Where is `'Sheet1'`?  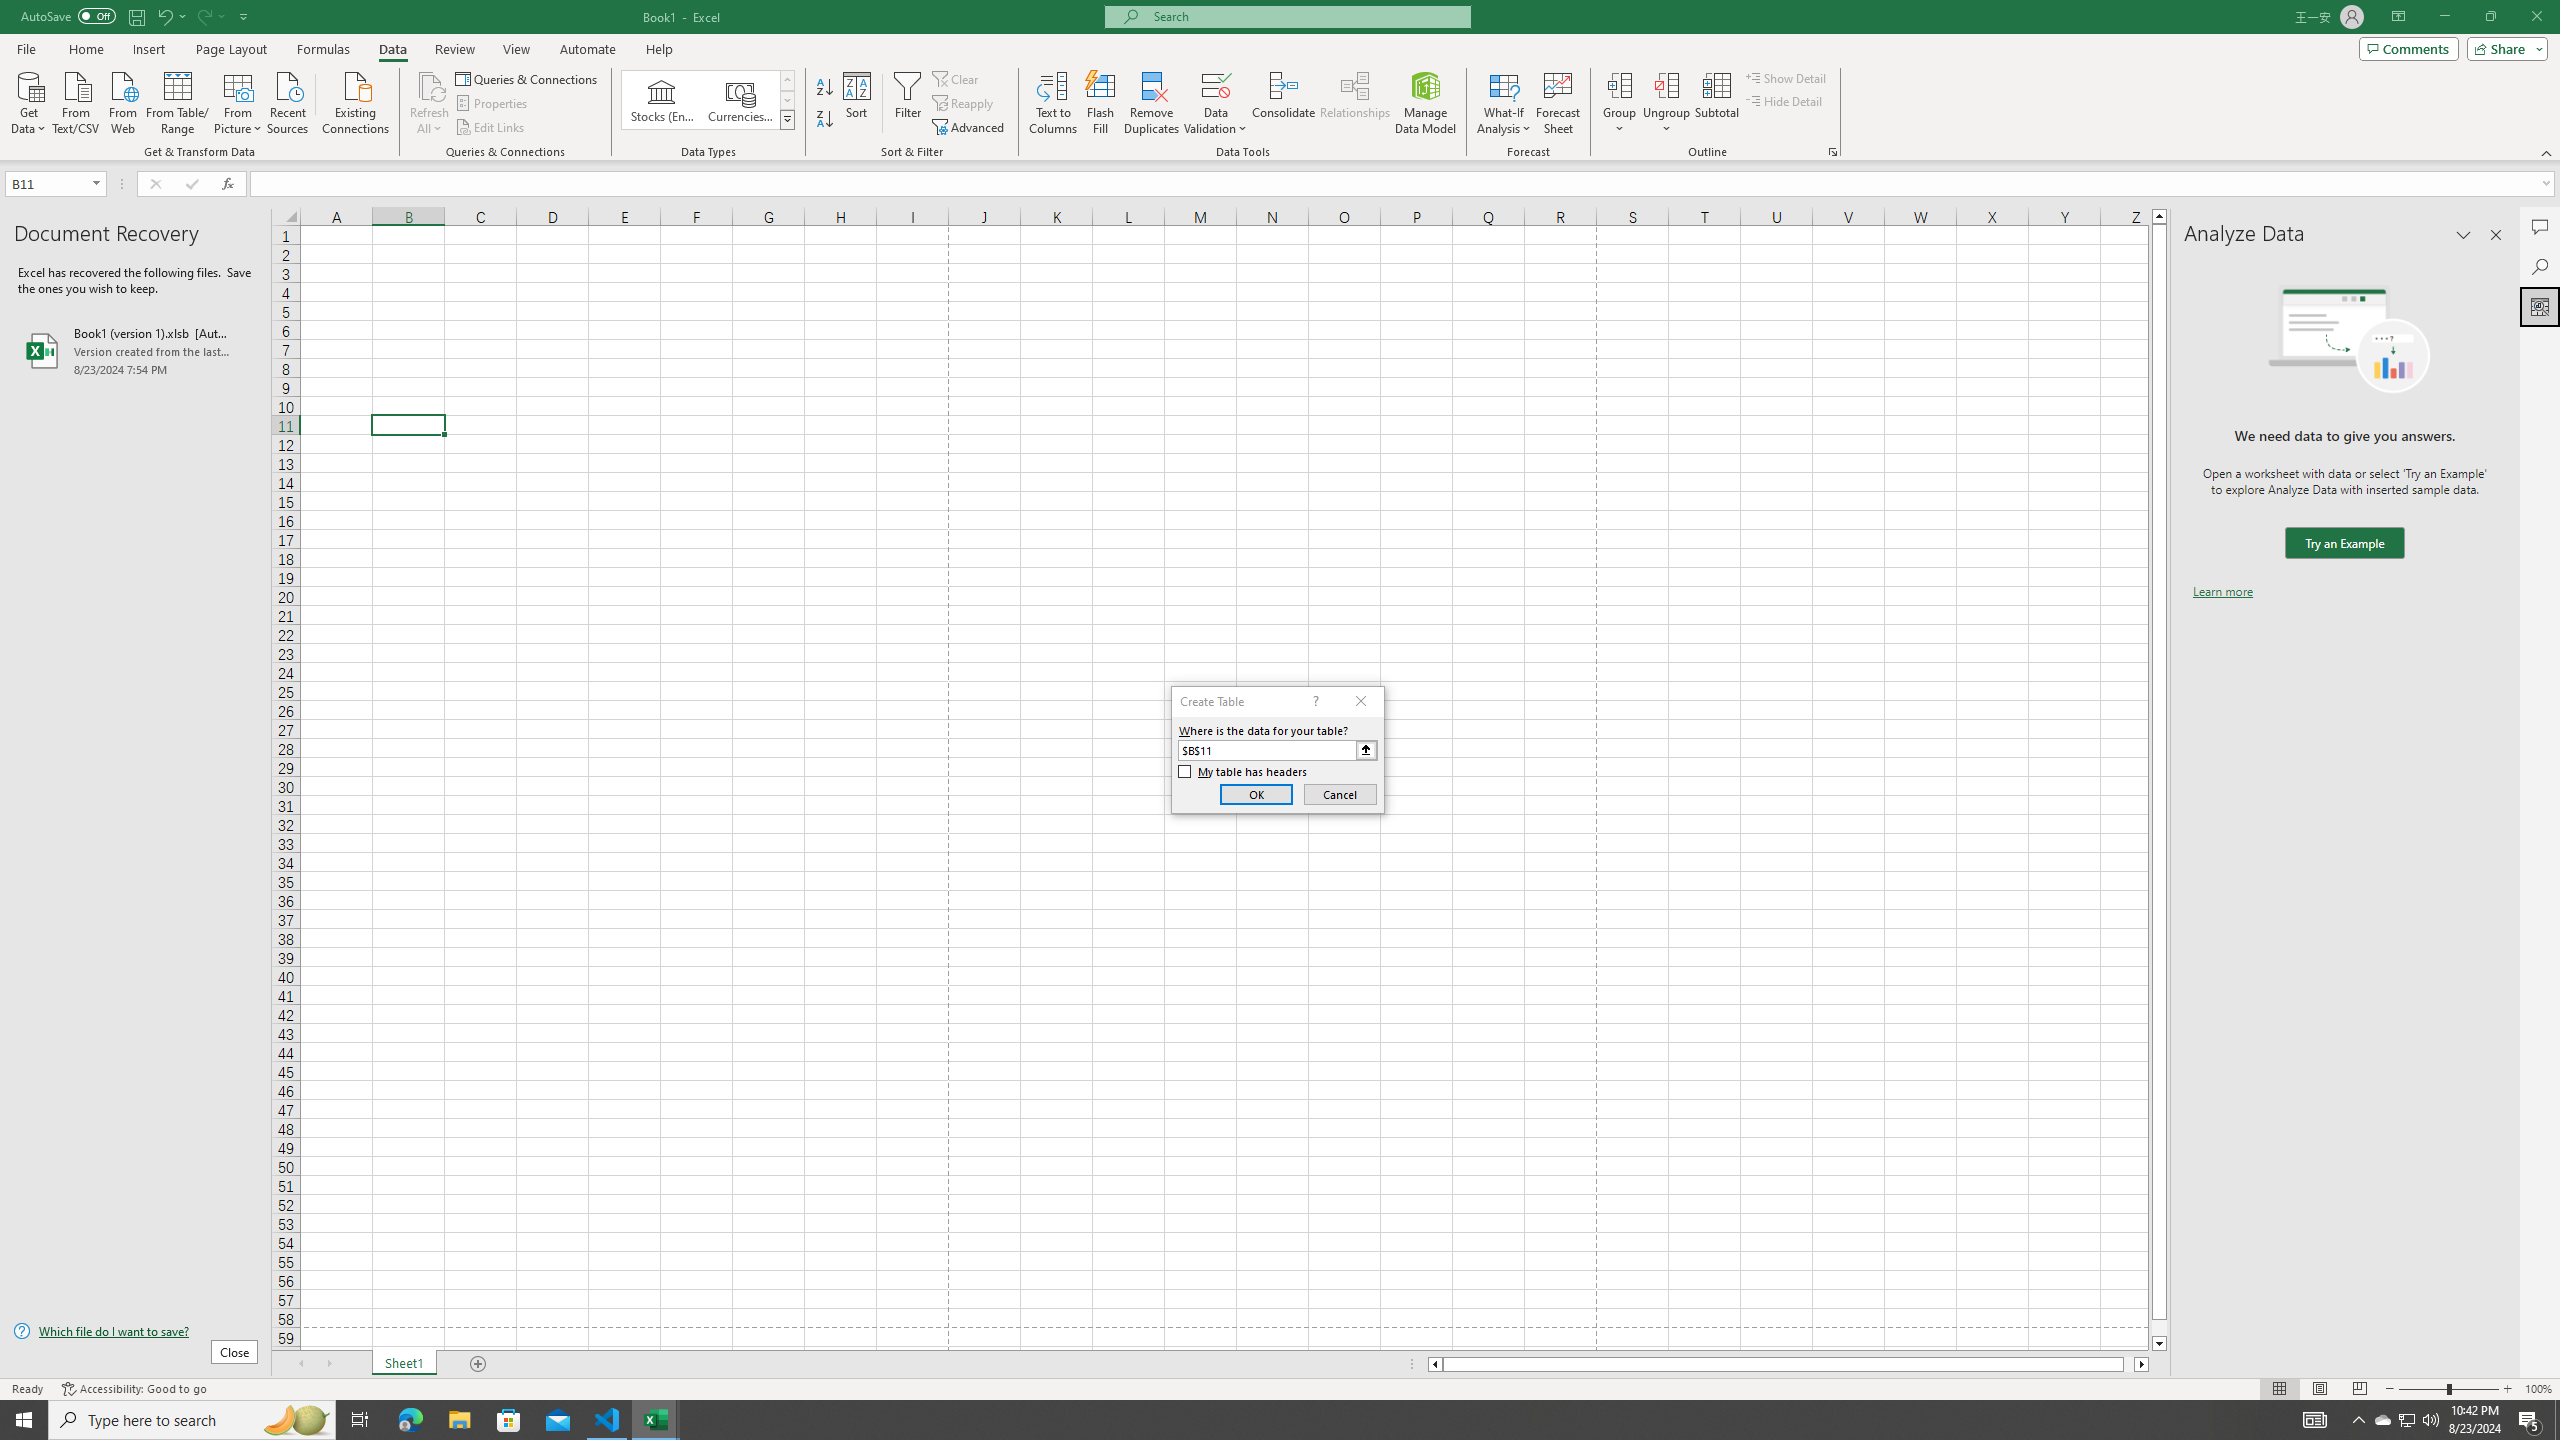
'Sheet1' is located at coordinates (403, 1363).